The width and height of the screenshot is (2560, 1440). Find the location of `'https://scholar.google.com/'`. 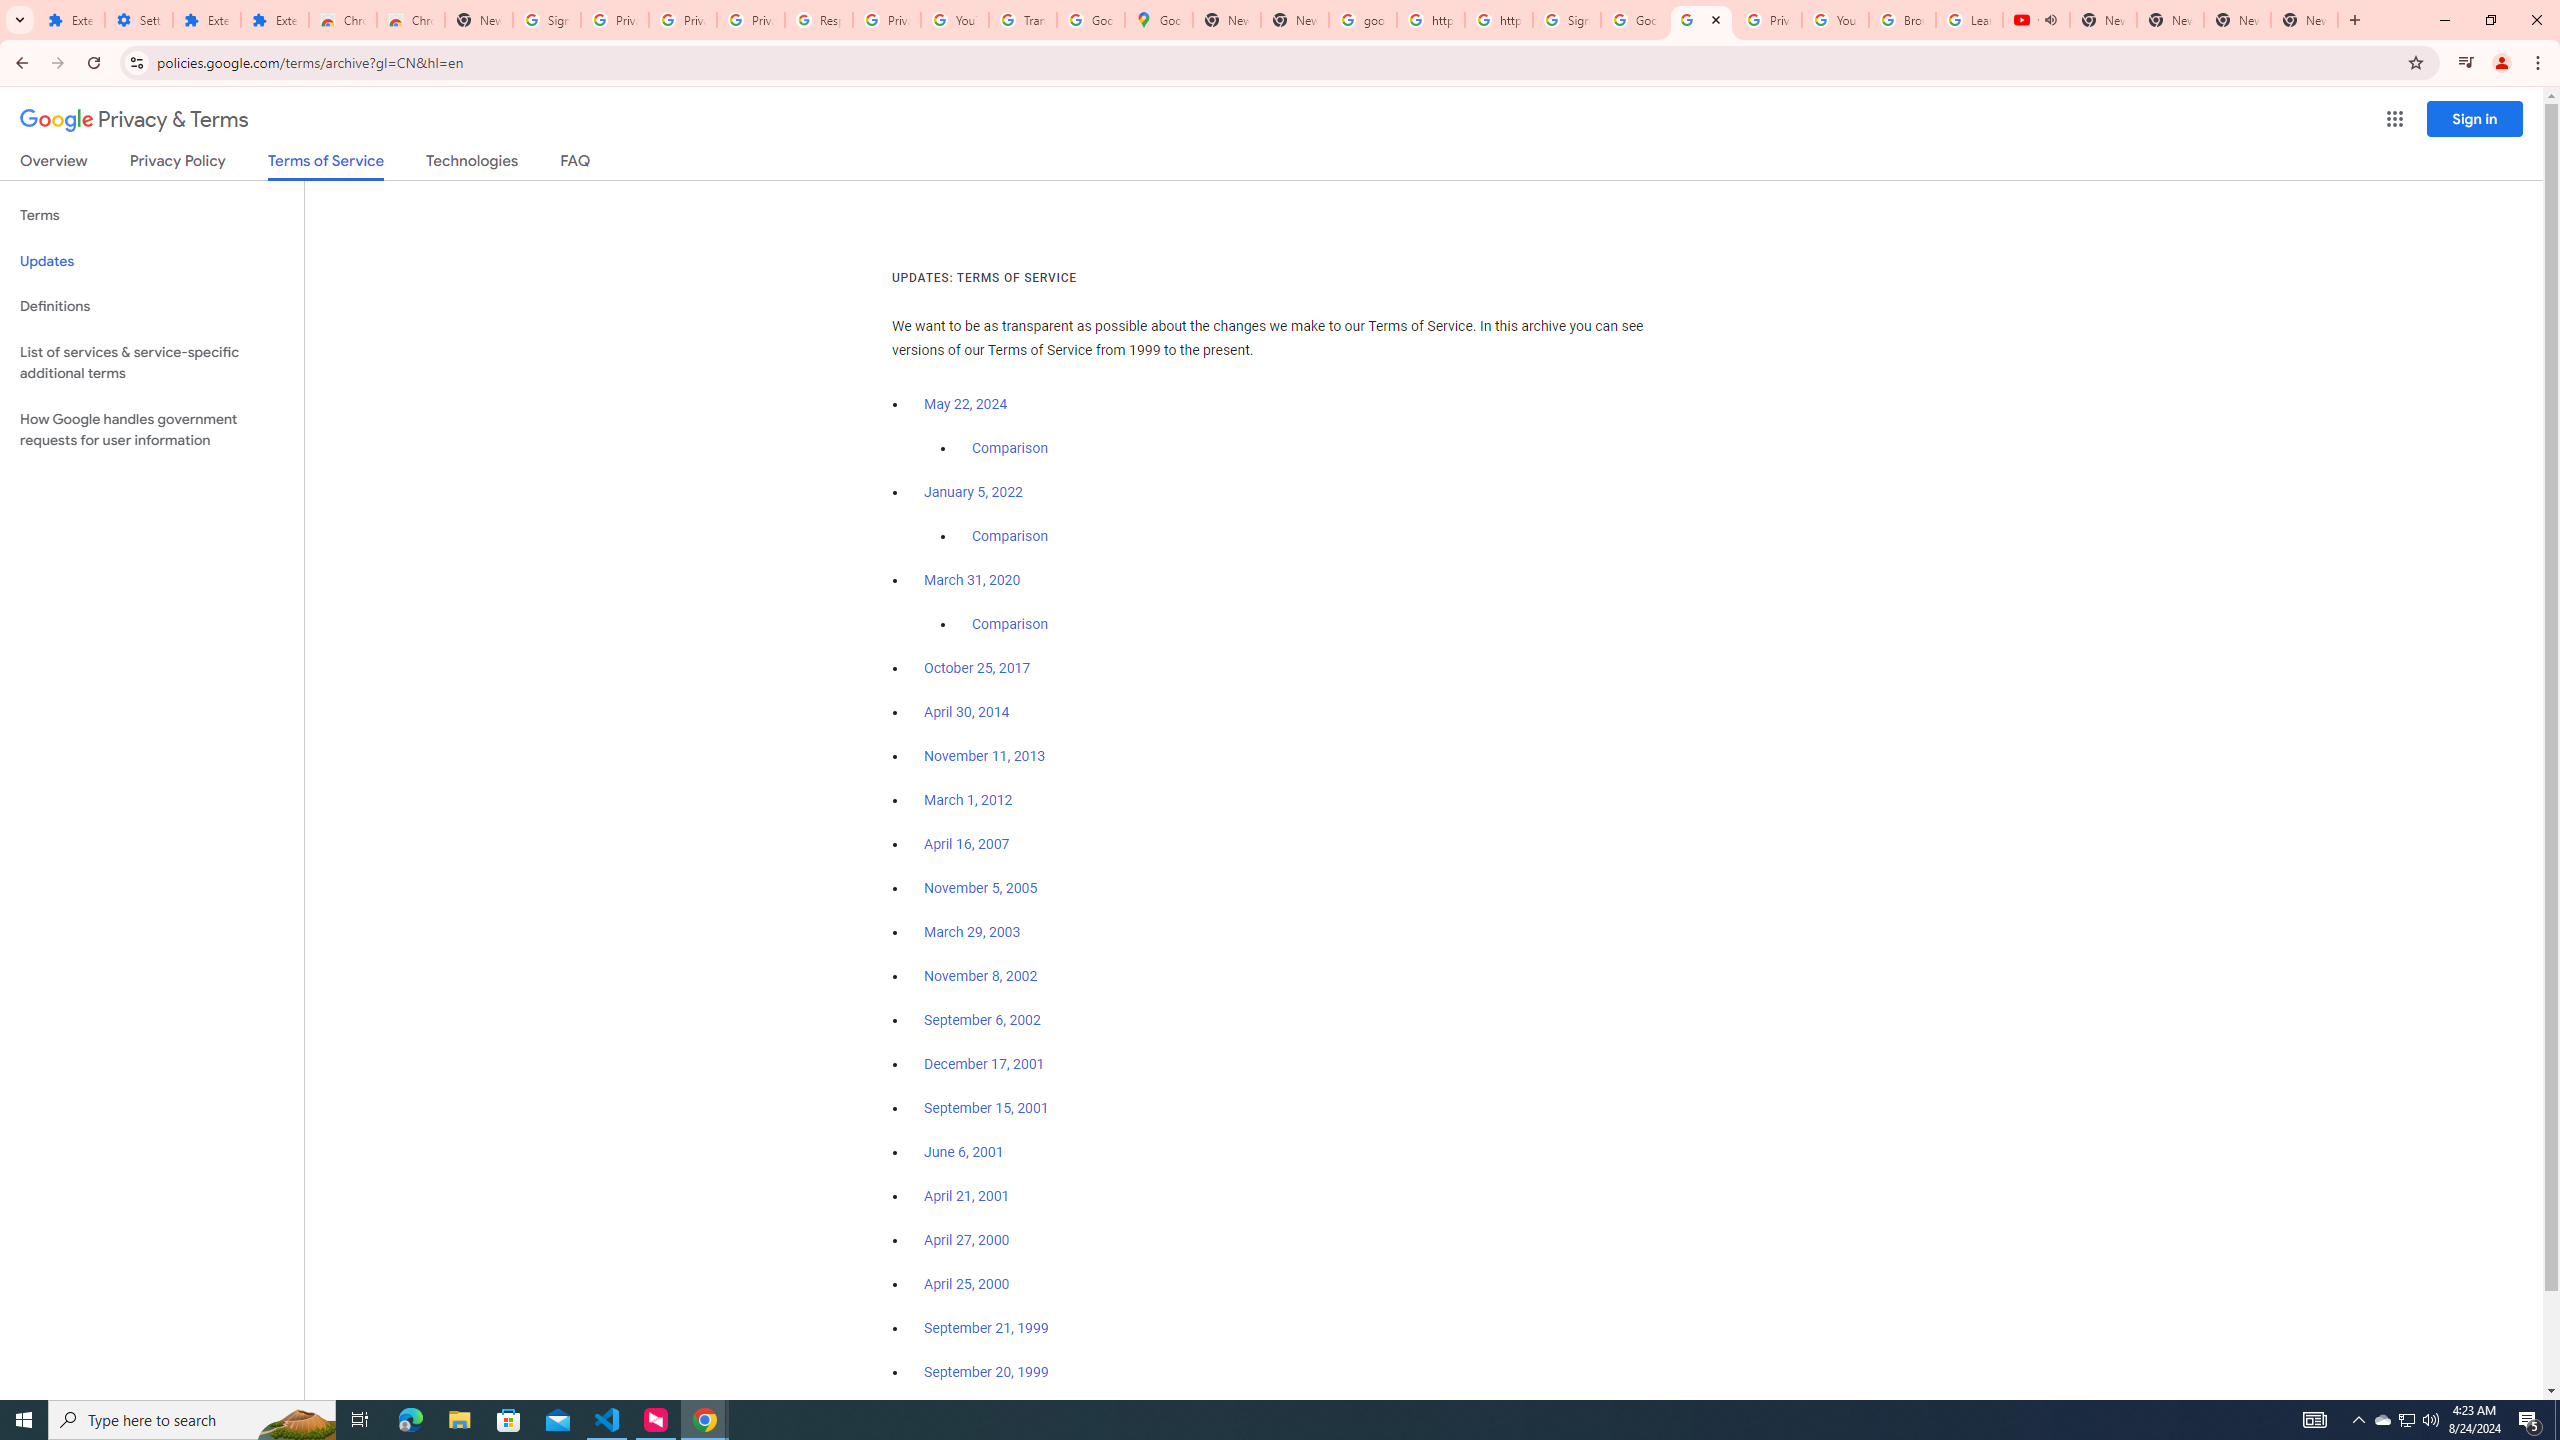

'https://scholar.google.com/' is located at coordinates (1430, 19).